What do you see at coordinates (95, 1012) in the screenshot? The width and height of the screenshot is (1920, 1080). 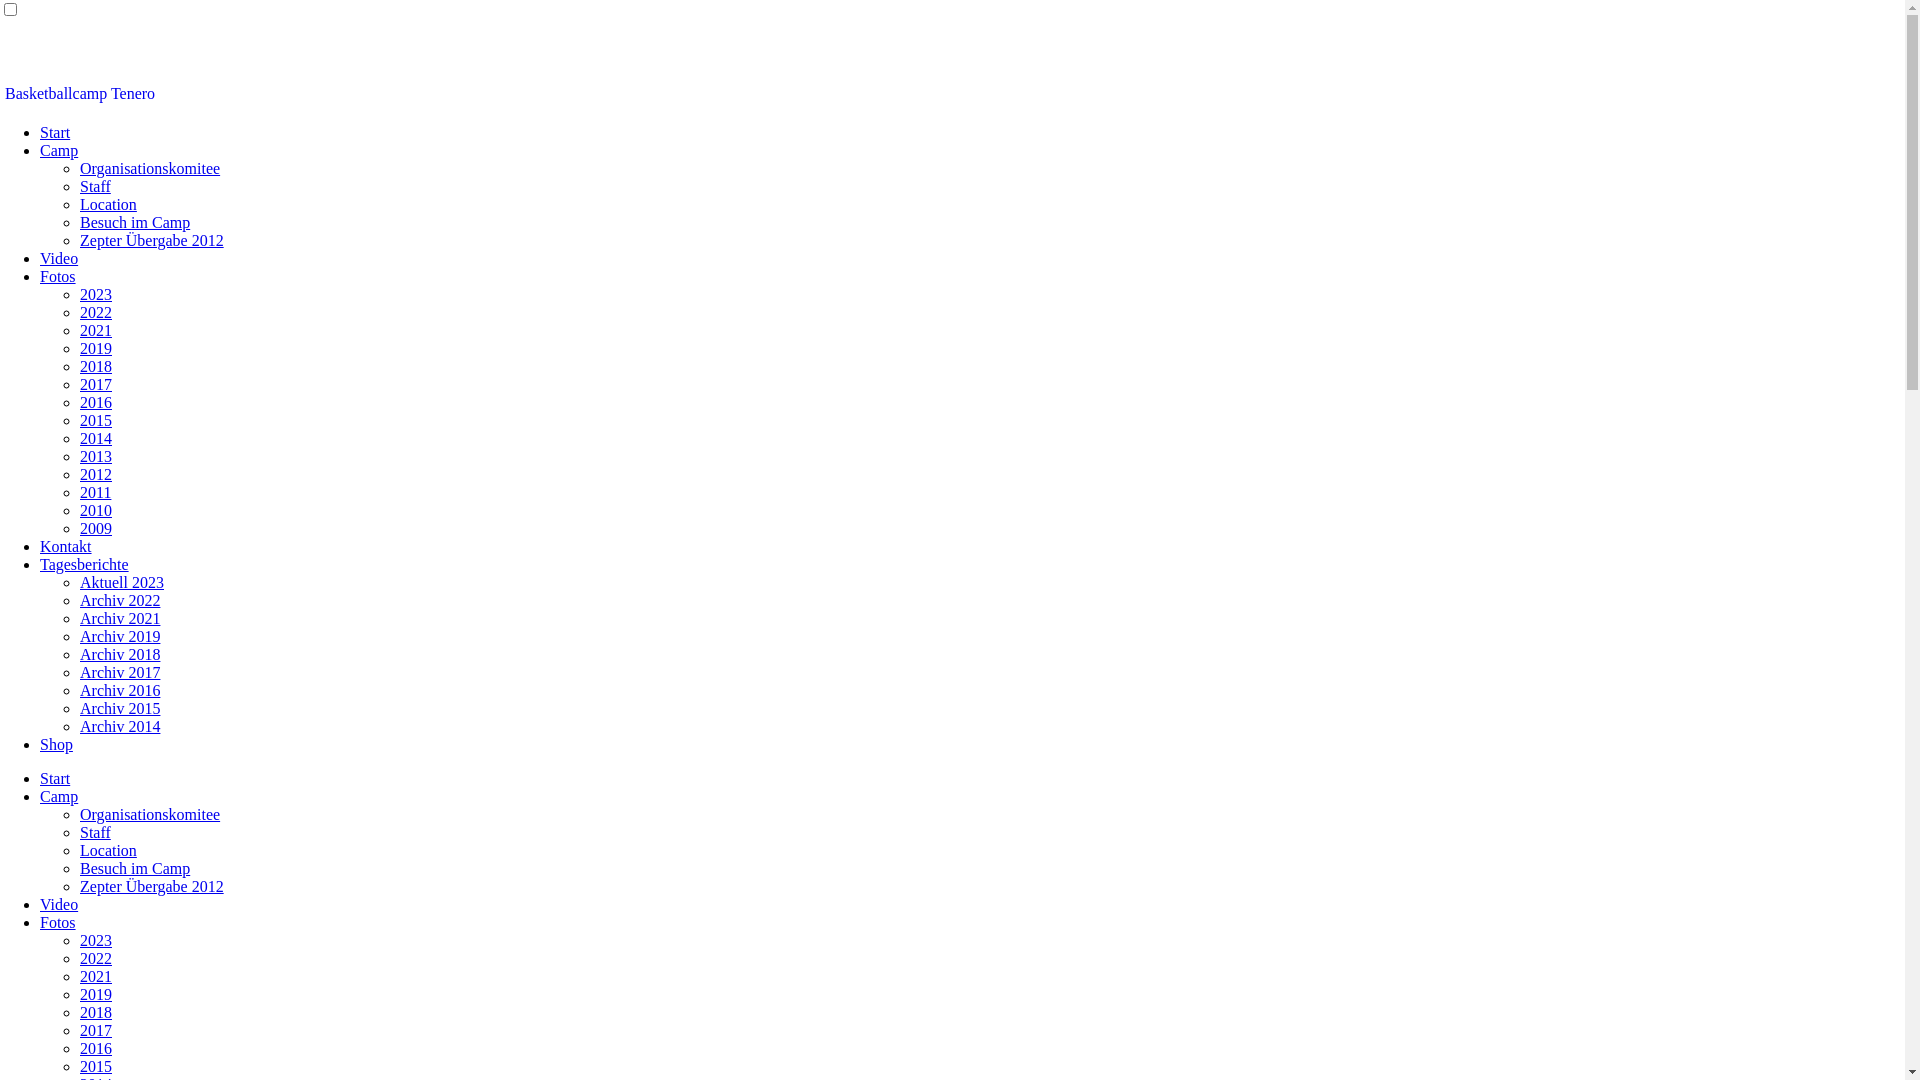 I see `'2018'` at bounding box center [95, 1012].